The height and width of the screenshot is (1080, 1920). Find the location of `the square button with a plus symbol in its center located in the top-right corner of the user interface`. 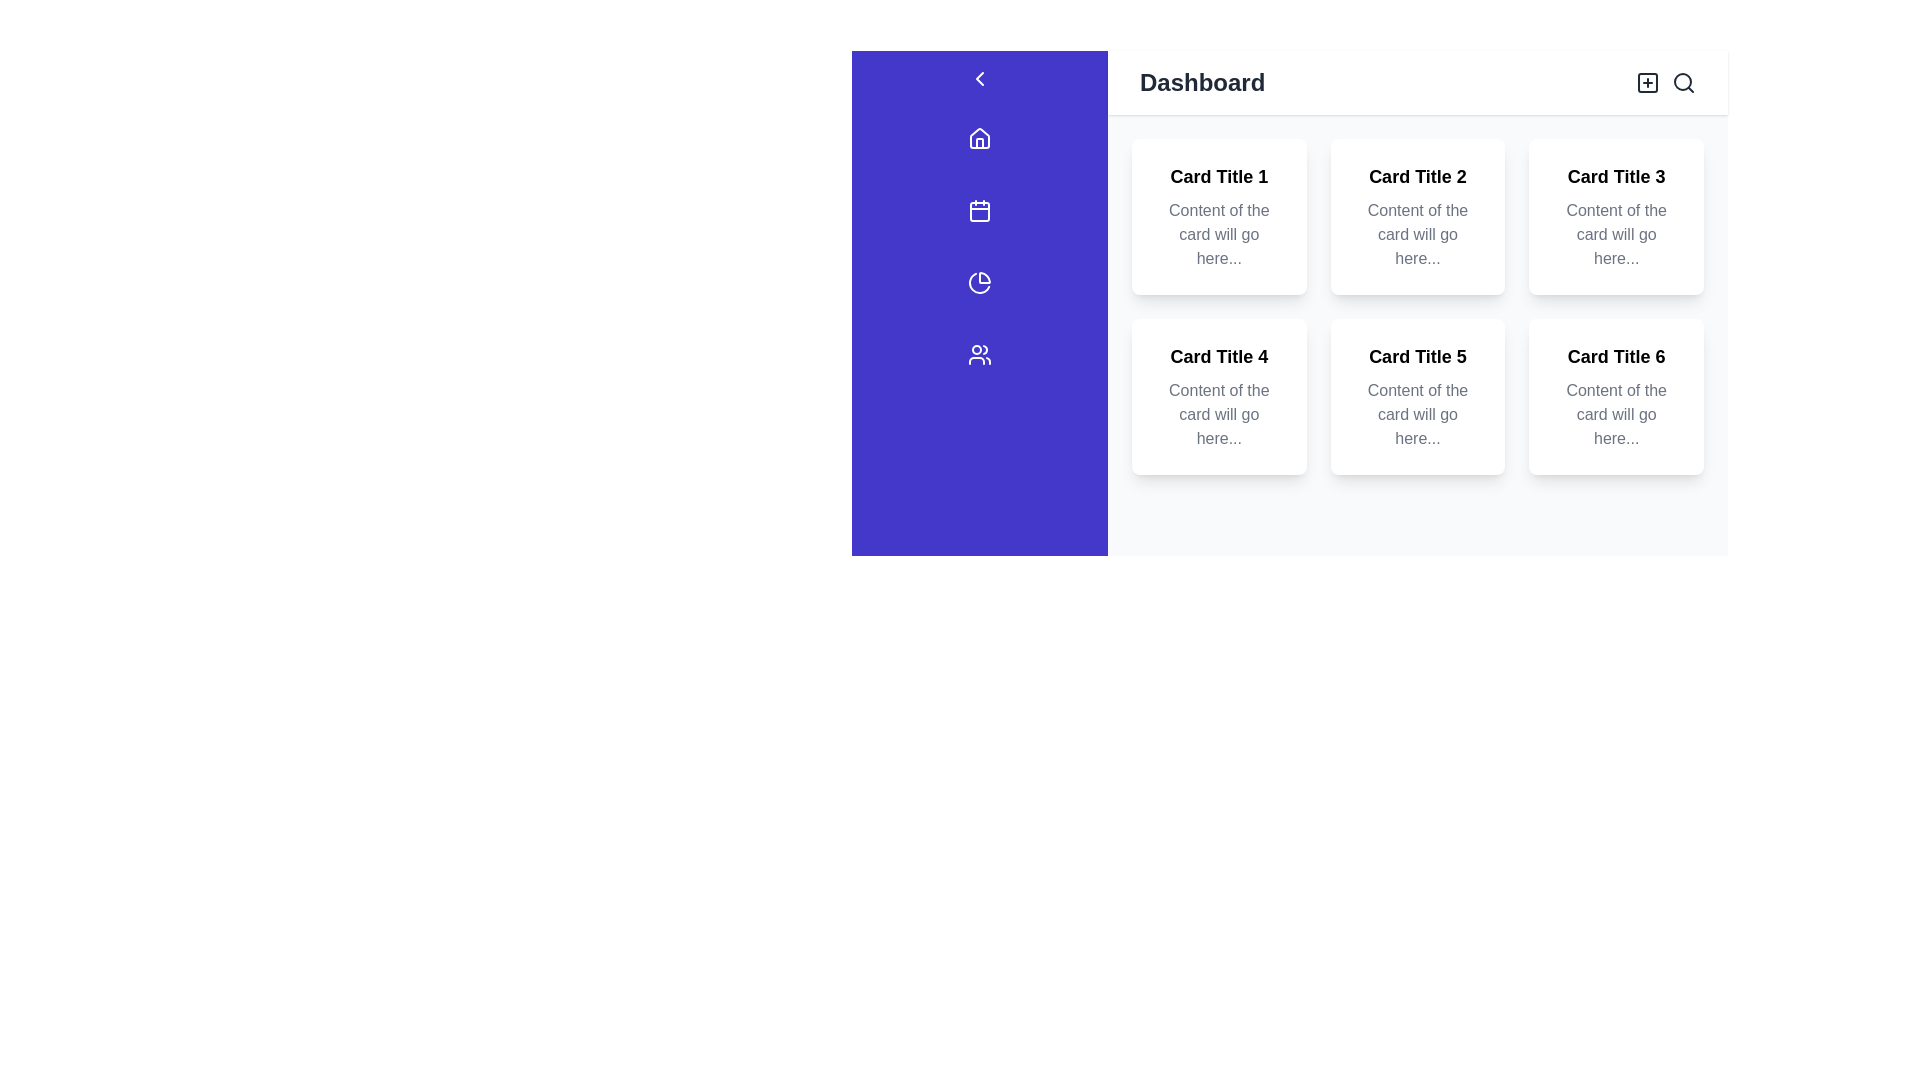

the square button with a plus symbol in its center located in the top-right corner of the user interface is located at coordinates (1647, 82).